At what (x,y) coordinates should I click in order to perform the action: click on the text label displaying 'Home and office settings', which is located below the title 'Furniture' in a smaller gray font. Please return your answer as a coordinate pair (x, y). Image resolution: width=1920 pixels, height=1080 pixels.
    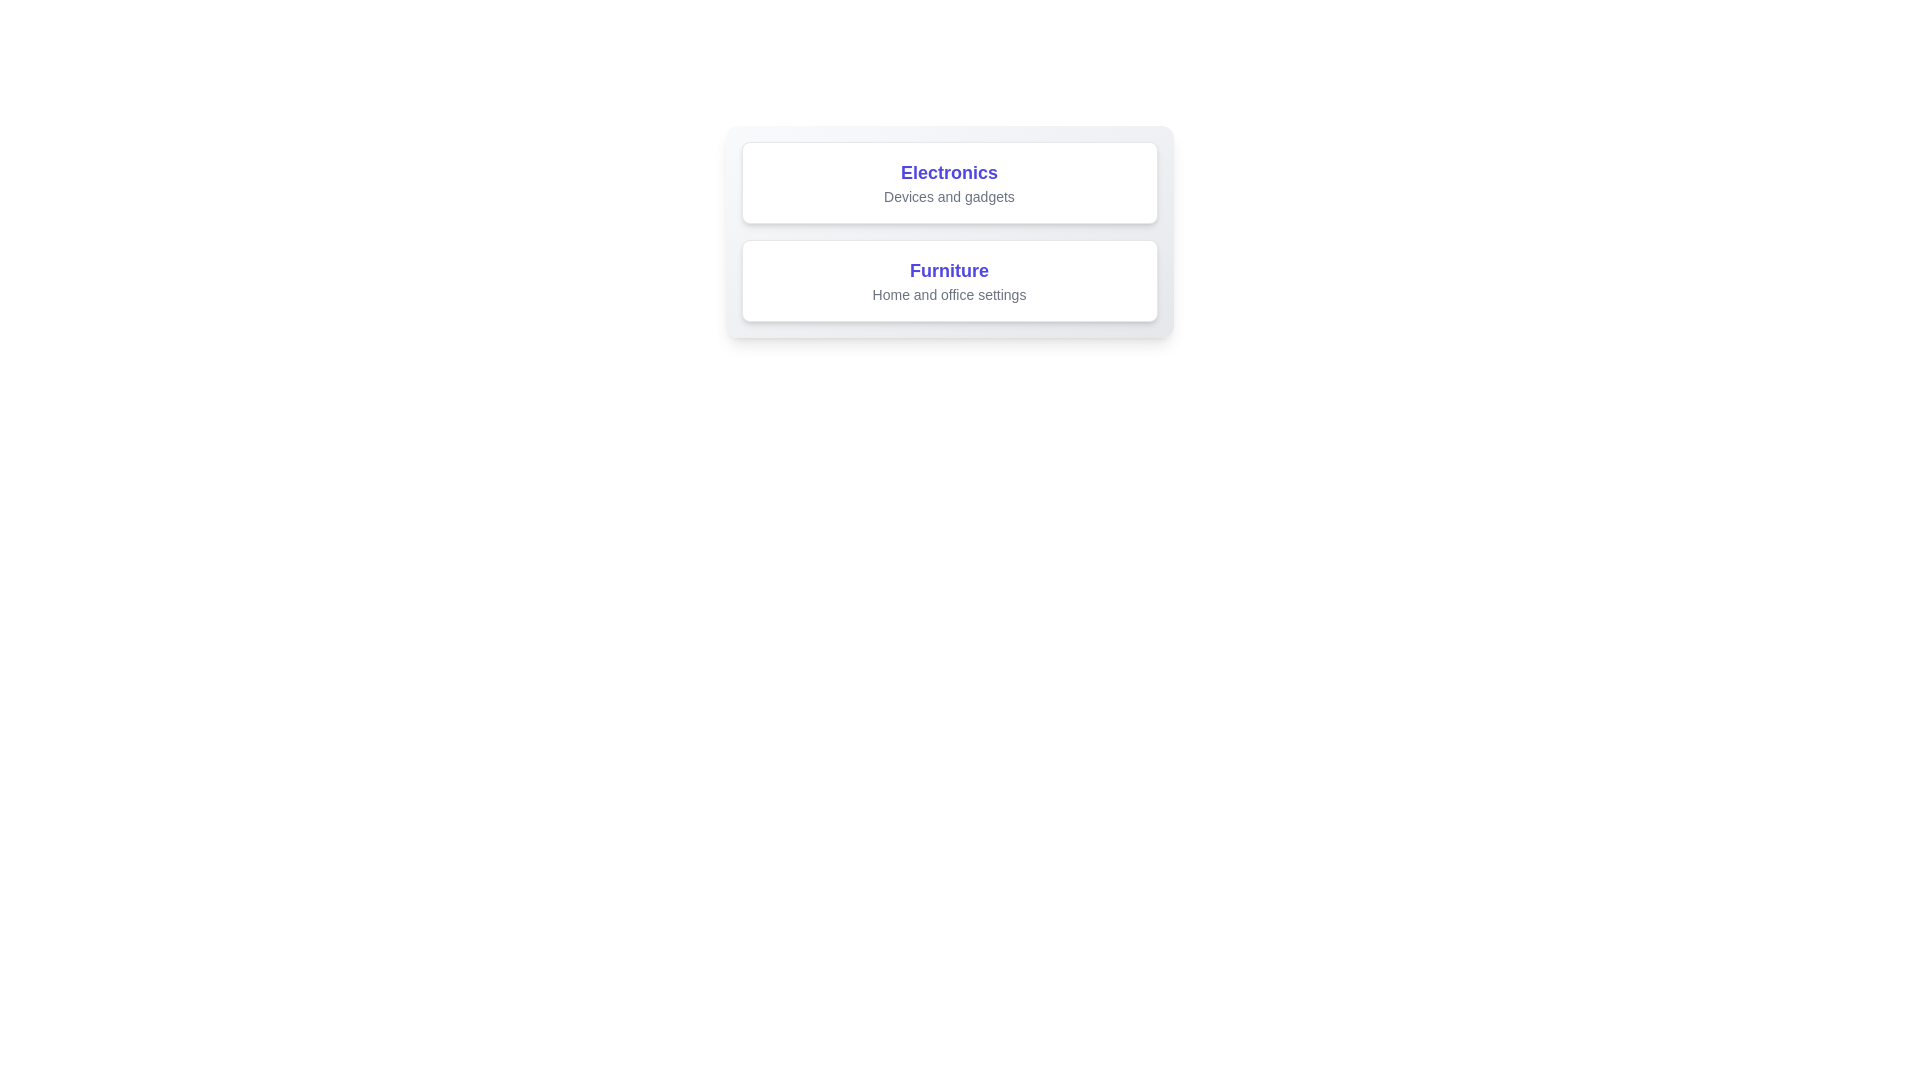
    Looking at the image, I should click on (948, 294).